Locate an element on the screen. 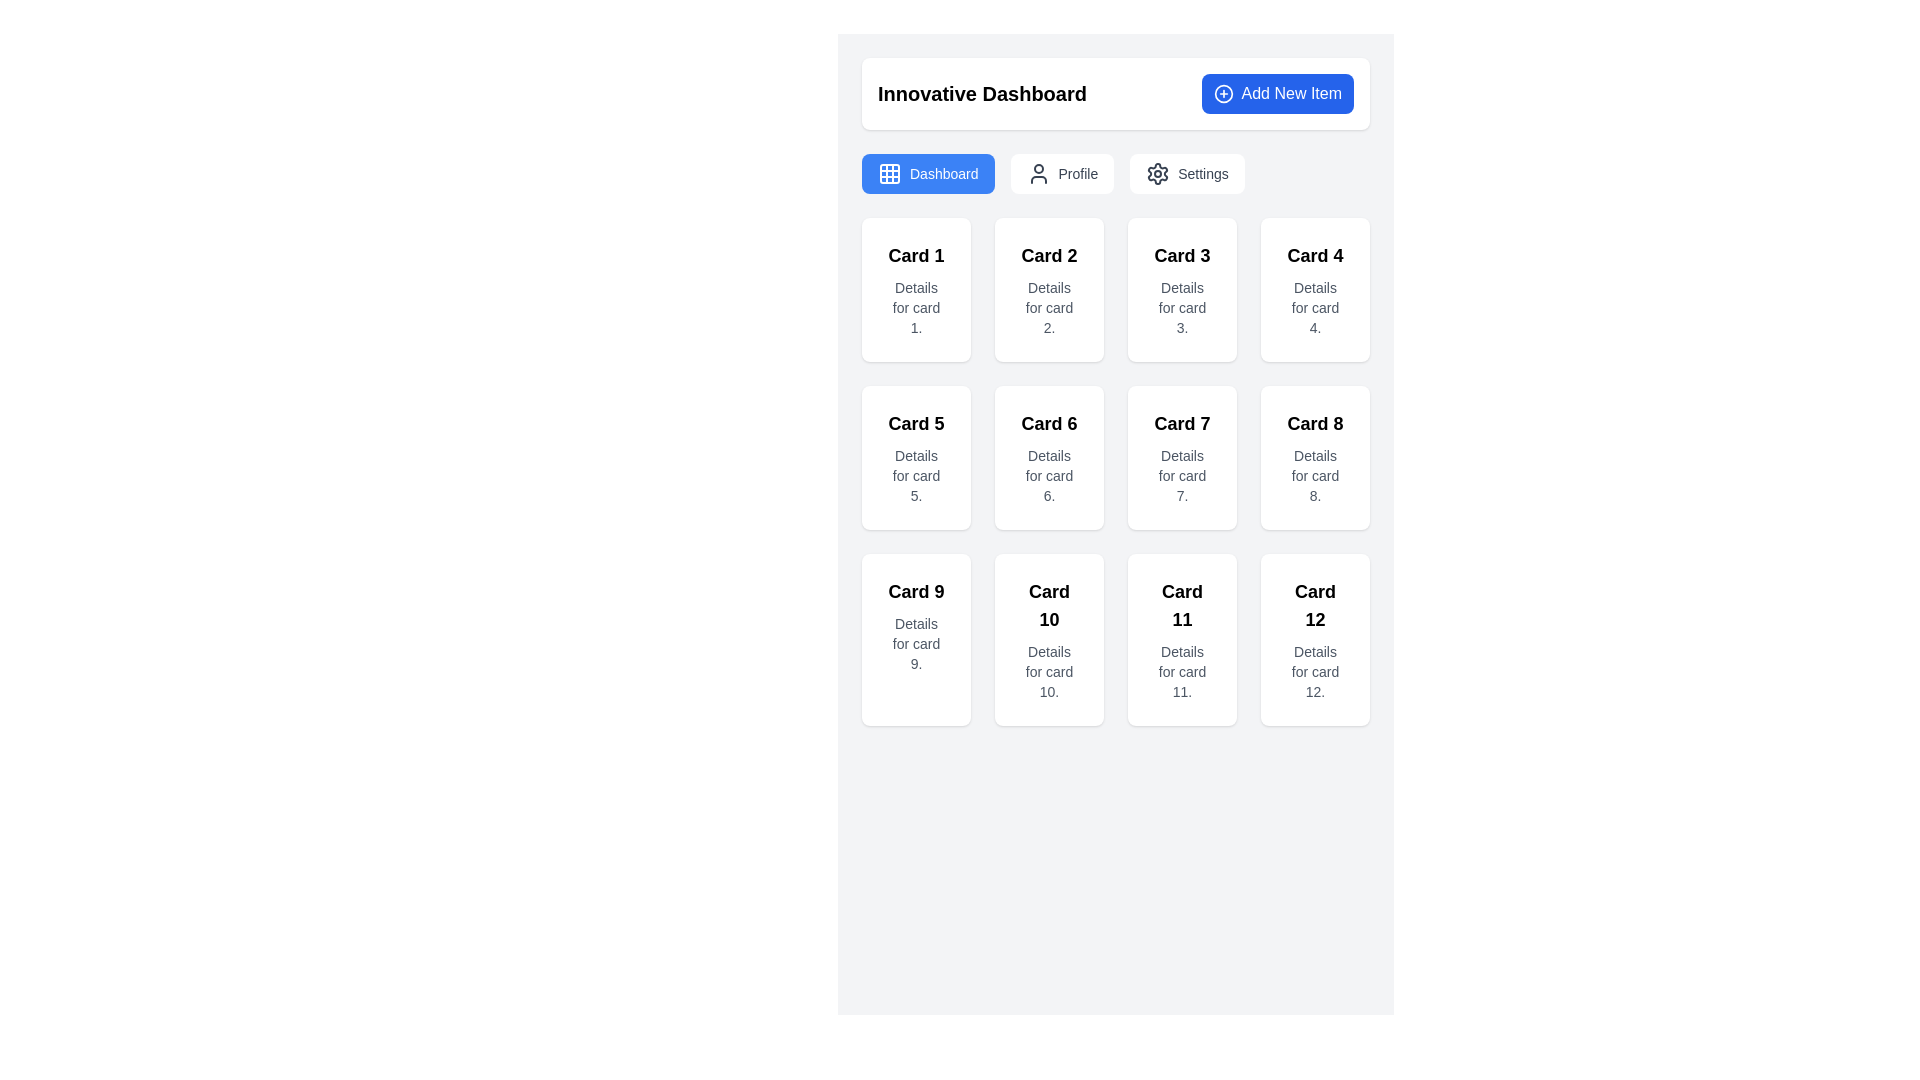 Image resolution: width=1920 pixels, height=1080 pixels. text content of the prominent bold text label 'Card 7' located at the top-center of the seventh card in the grid layout is located at coordinates (1182, 423).